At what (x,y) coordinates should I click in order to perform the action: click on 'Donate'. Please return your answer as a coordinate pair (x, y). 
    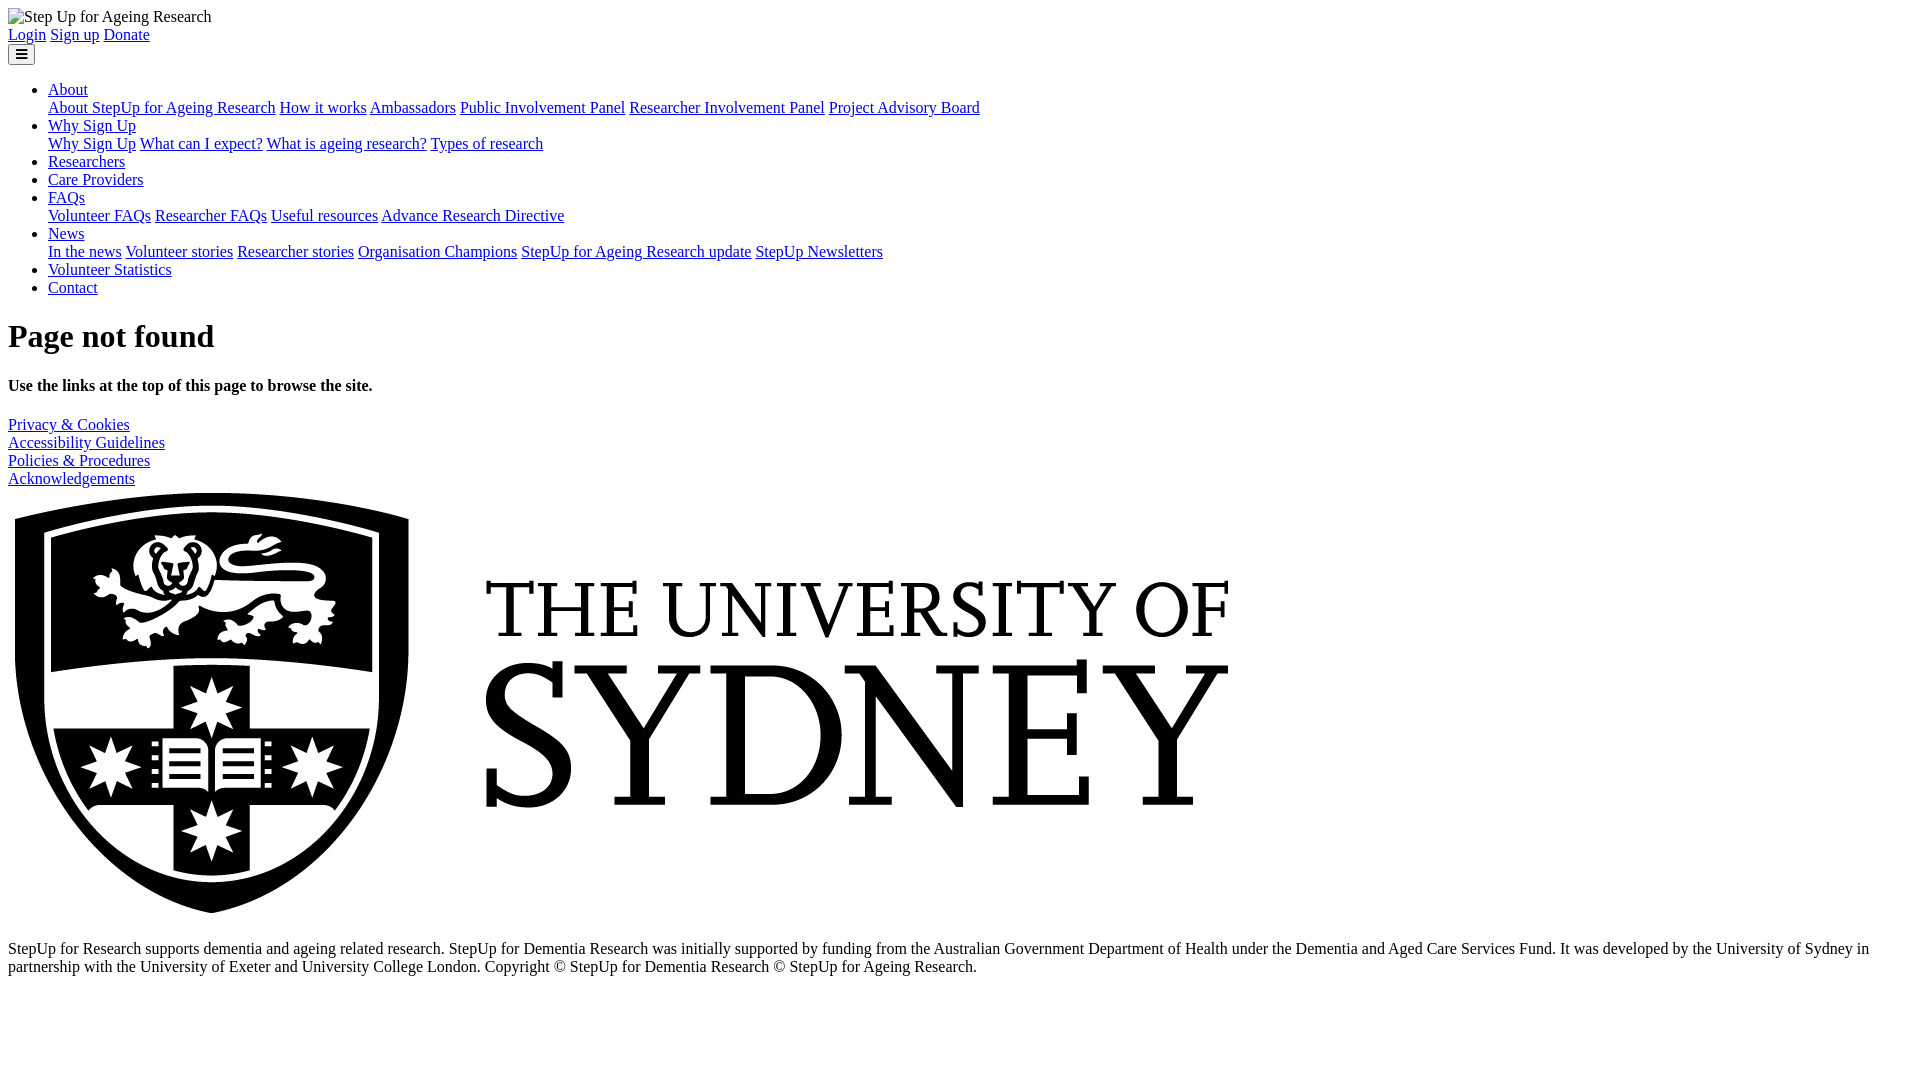
    Looking at the image, I should click on (125, 34).